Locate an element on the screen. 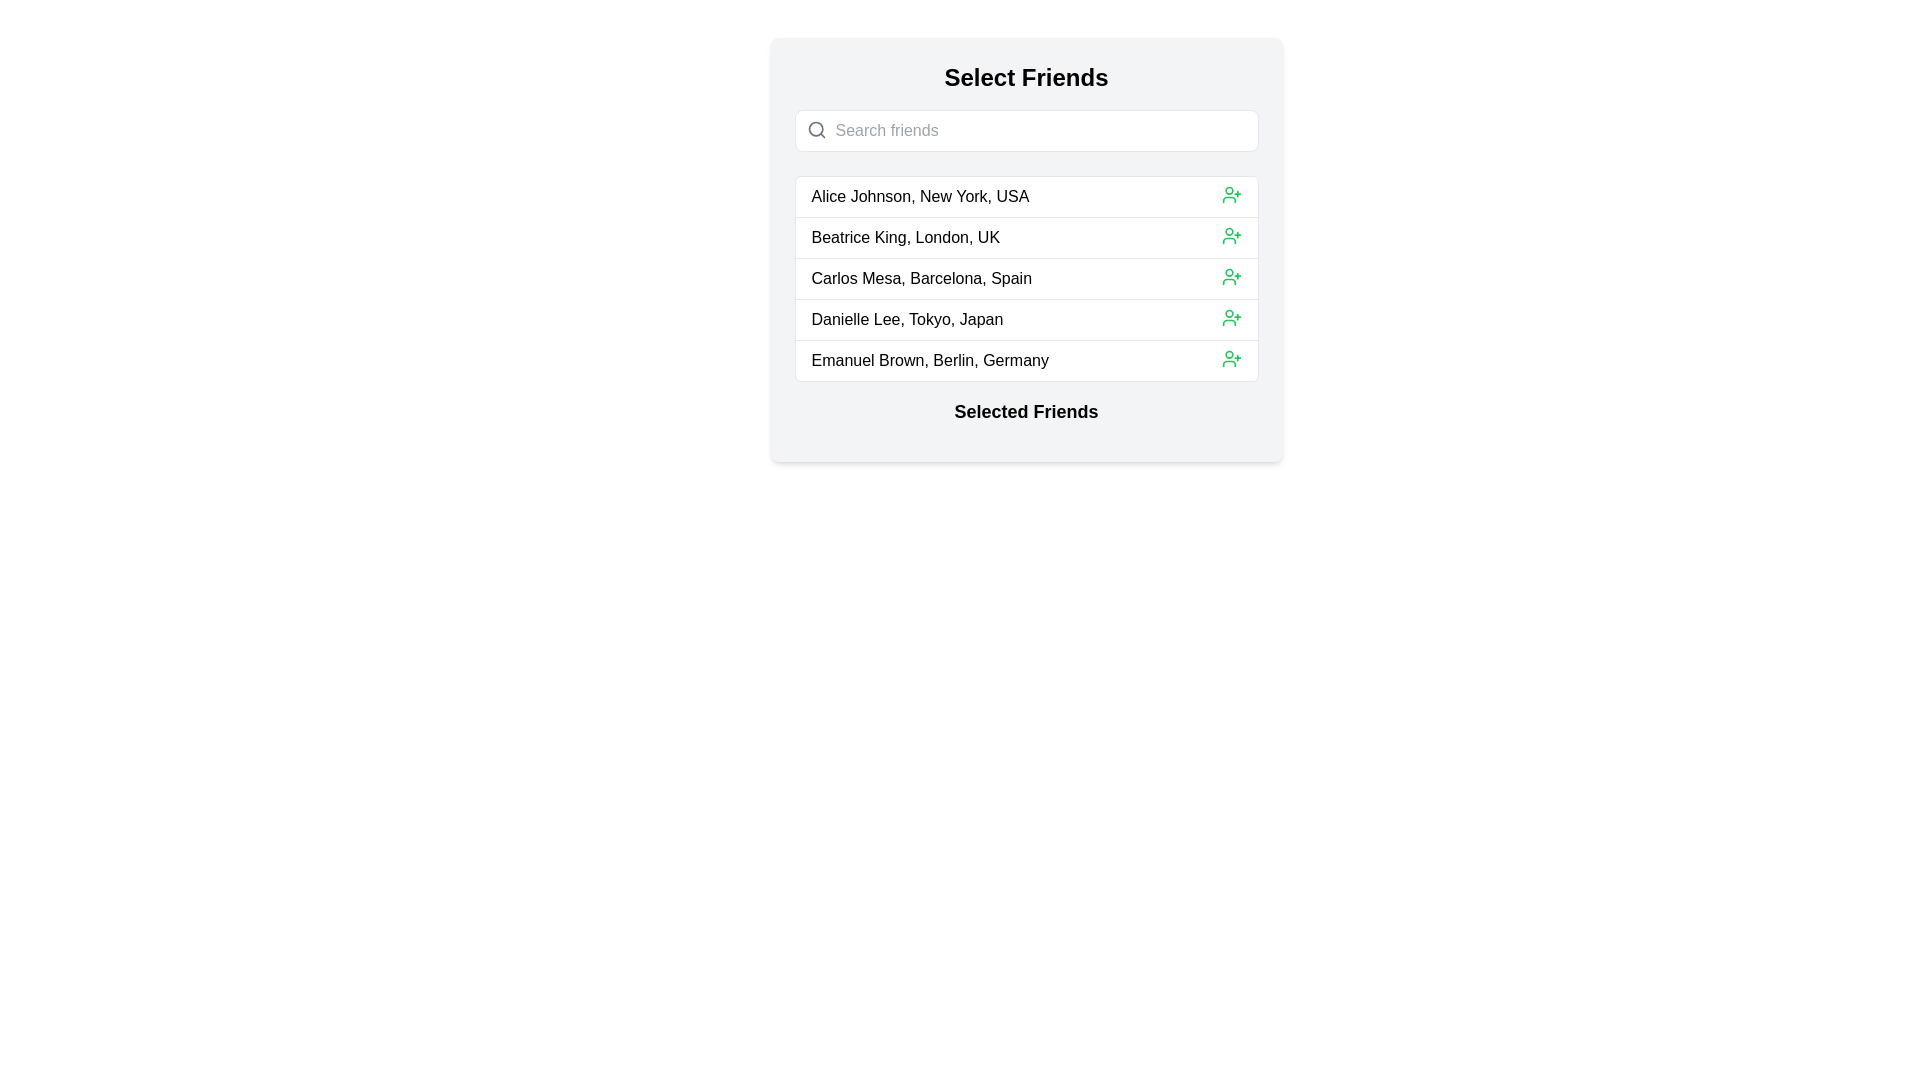 This screenshot has height=1080, width=1920. the fifth selectable user item in the 'Select Friends' interface is located at coordinates (1026, 360).